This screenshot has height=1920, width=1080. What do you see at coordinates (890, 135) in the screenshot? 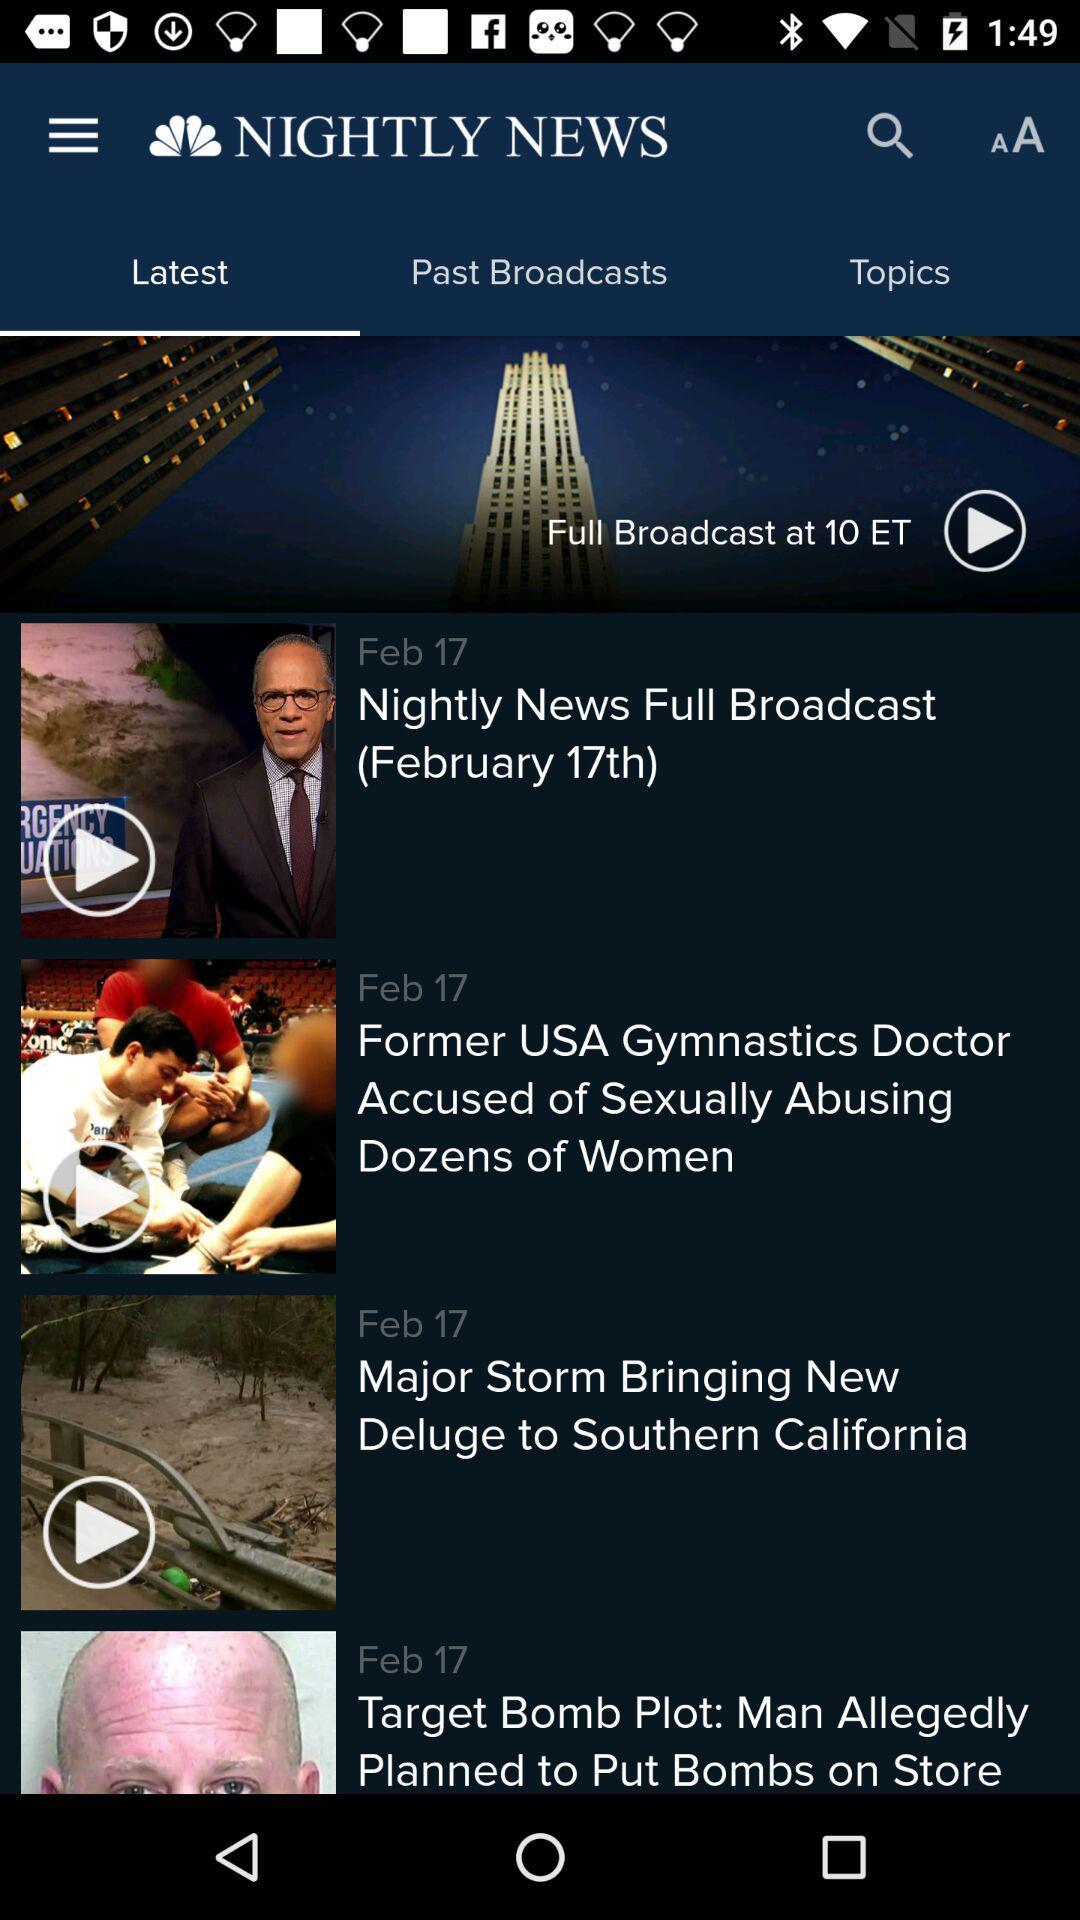
I see `the icon above the topics` at bounding box center [890, 135].